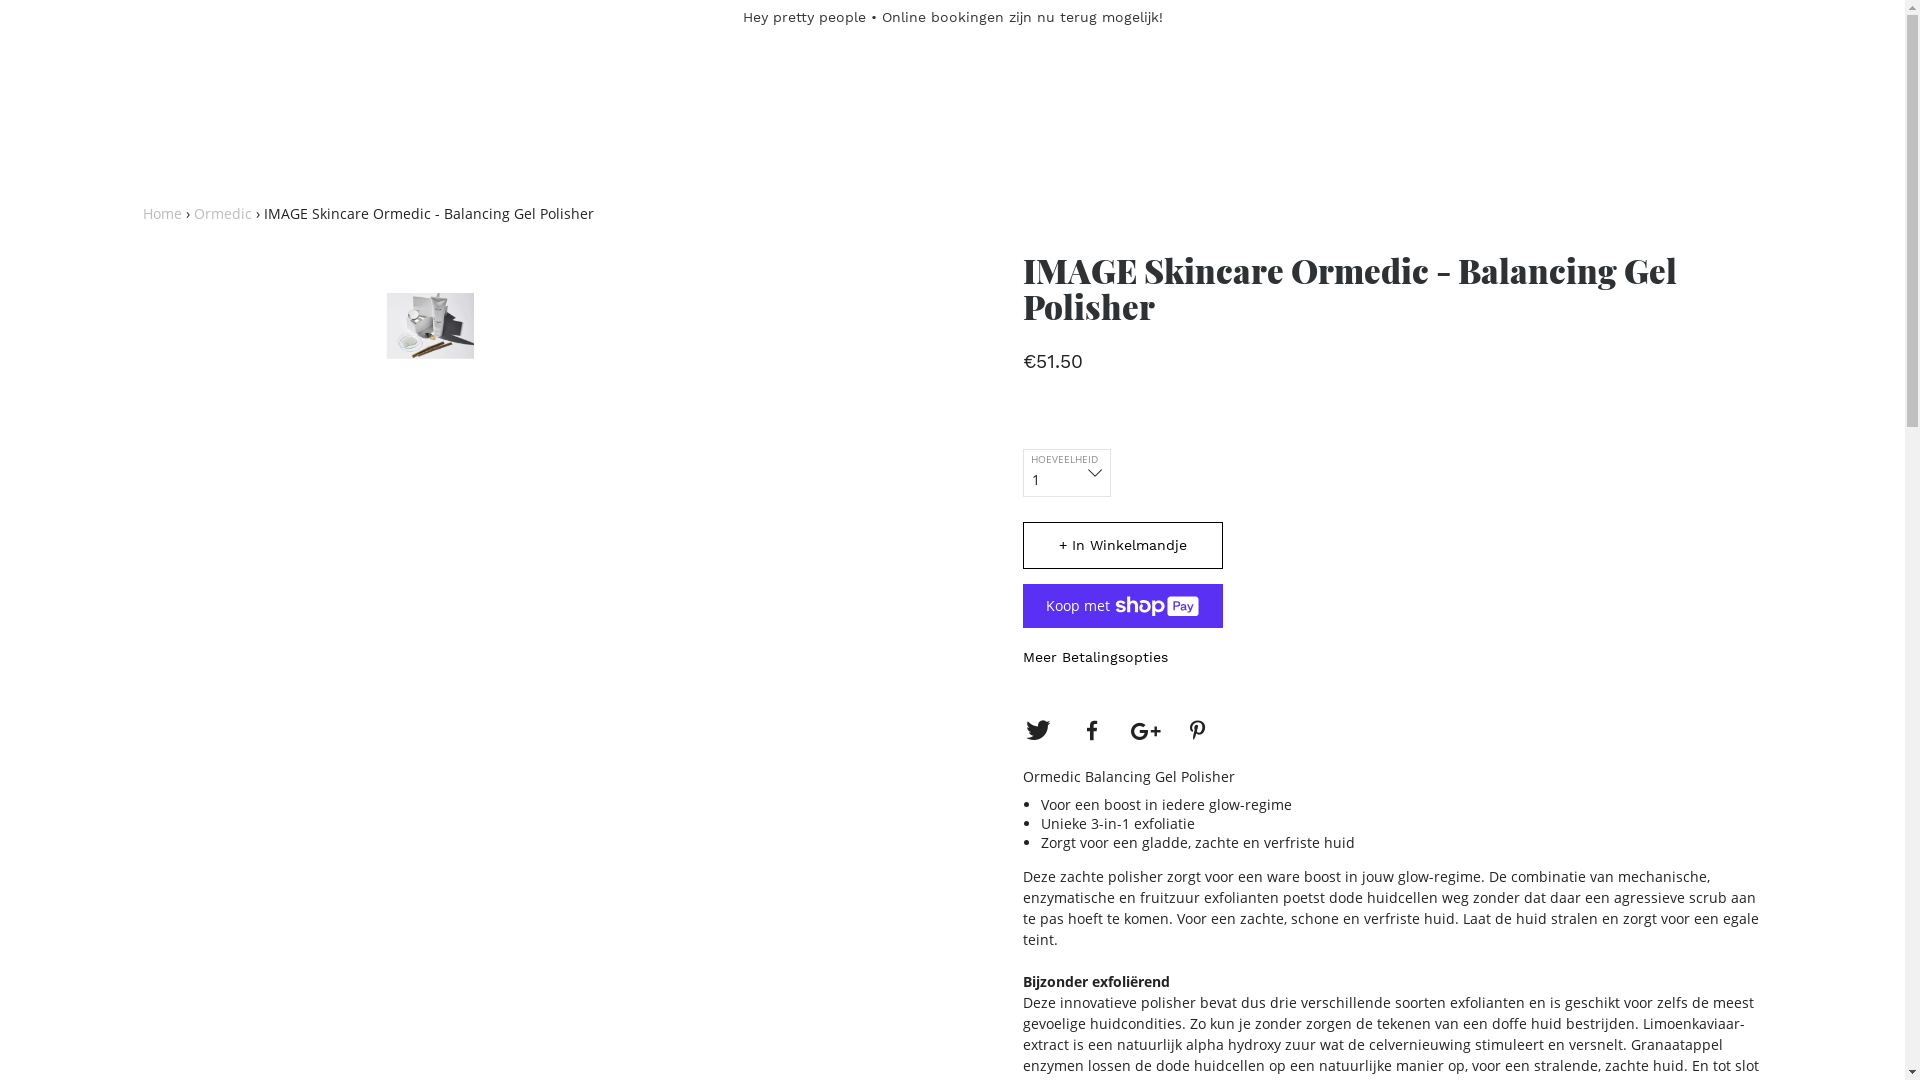  I want to click on '+ In Winkelmandje', so click(1122, 545).